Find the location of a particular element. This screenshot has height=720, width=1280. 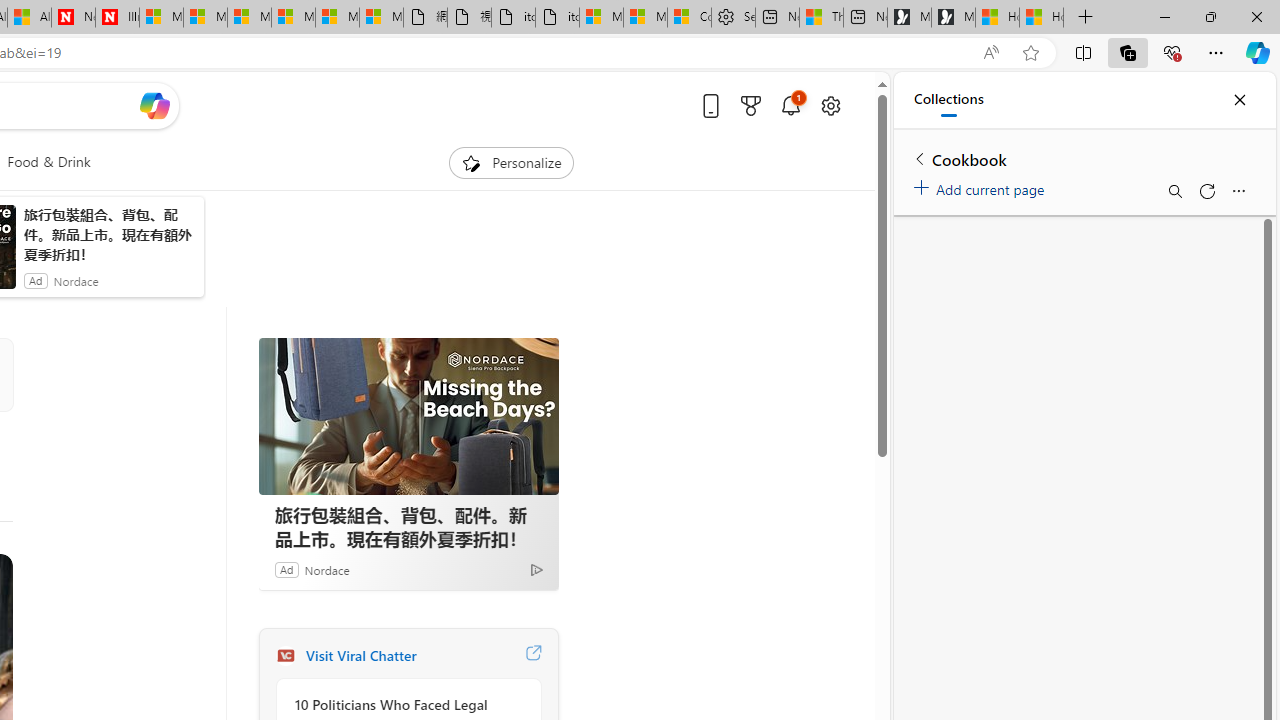

'Visit Viral Chatter website' is located at coordinates (533, 655).